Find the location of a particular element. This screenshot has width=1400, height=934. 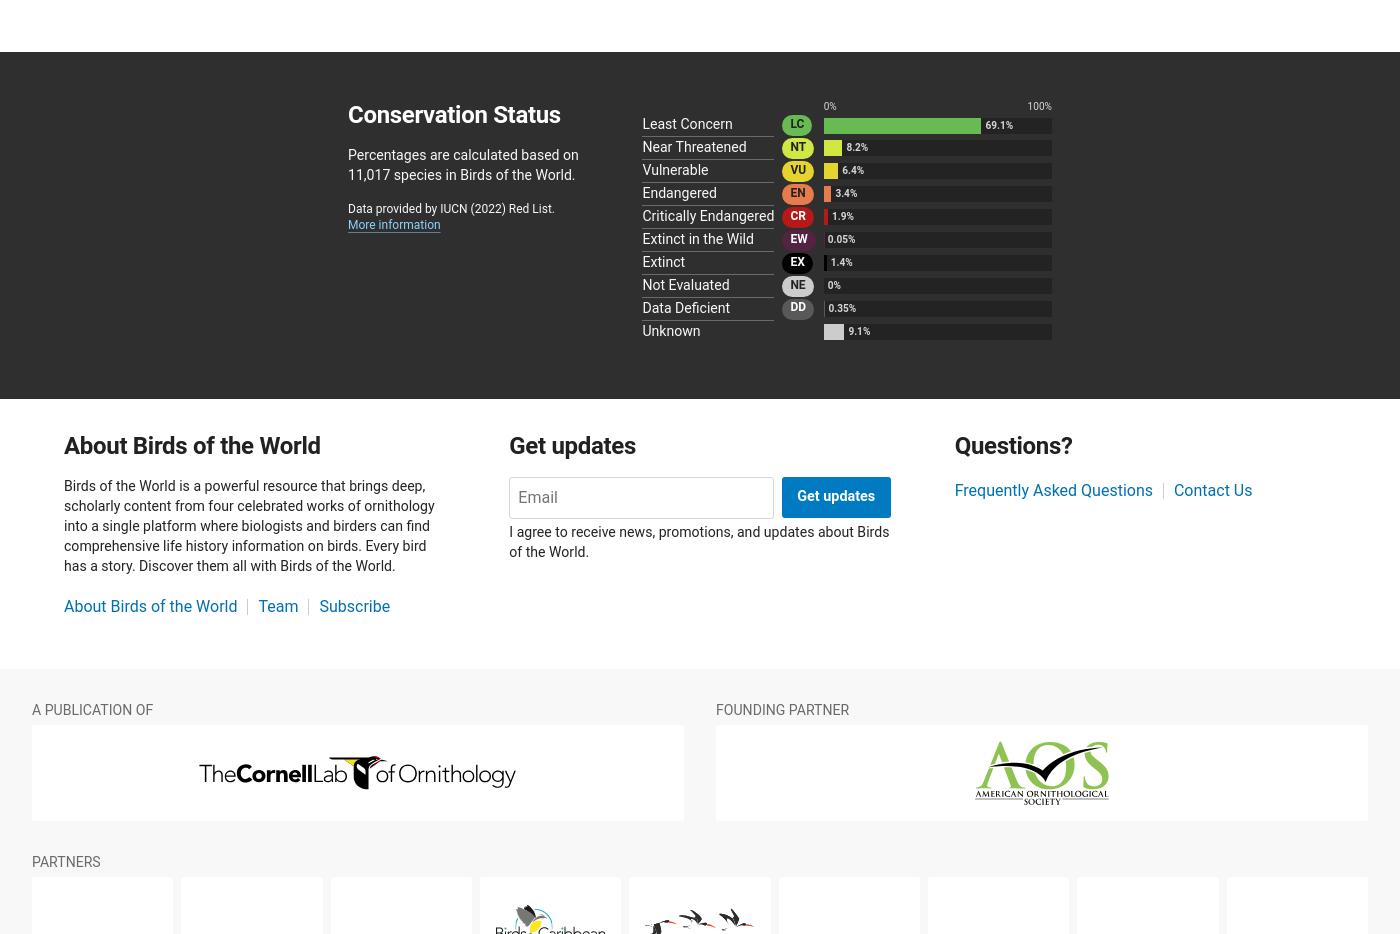

'8.2%' is located at coordinates (856, 147).